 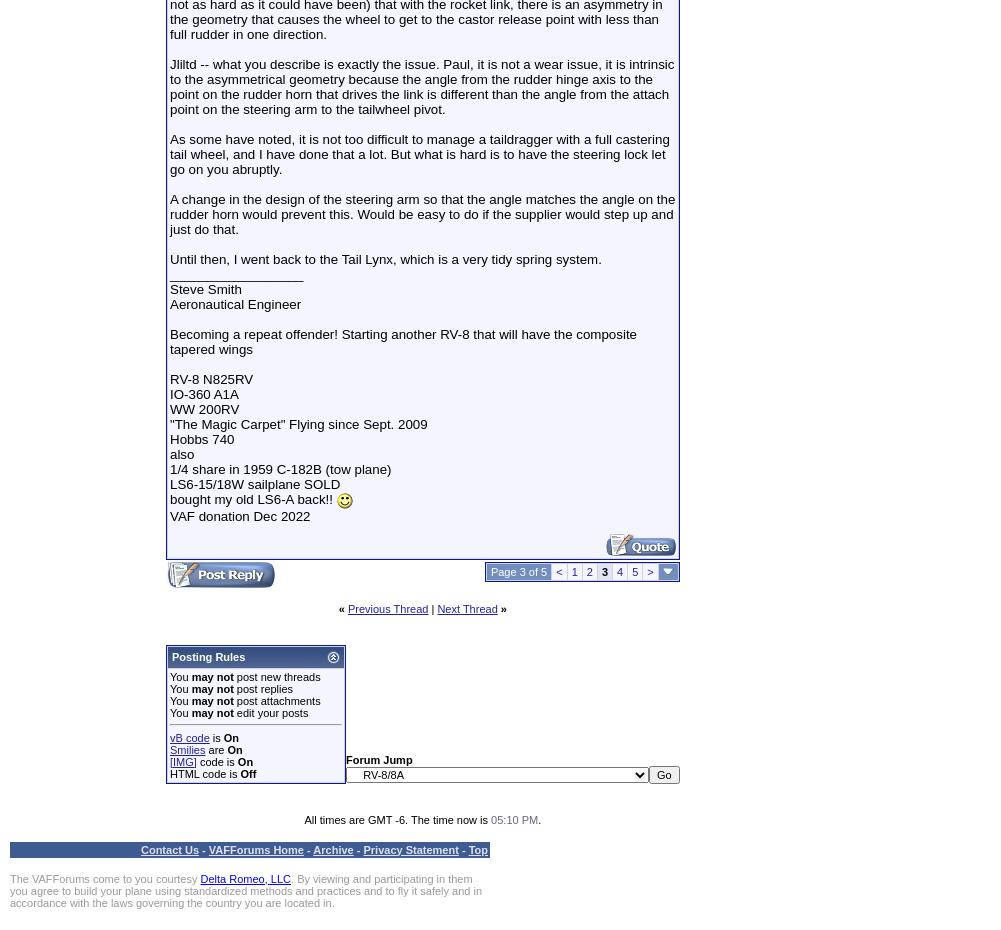 I want to click on 'Steve Smith', so click(x=205, y=289).